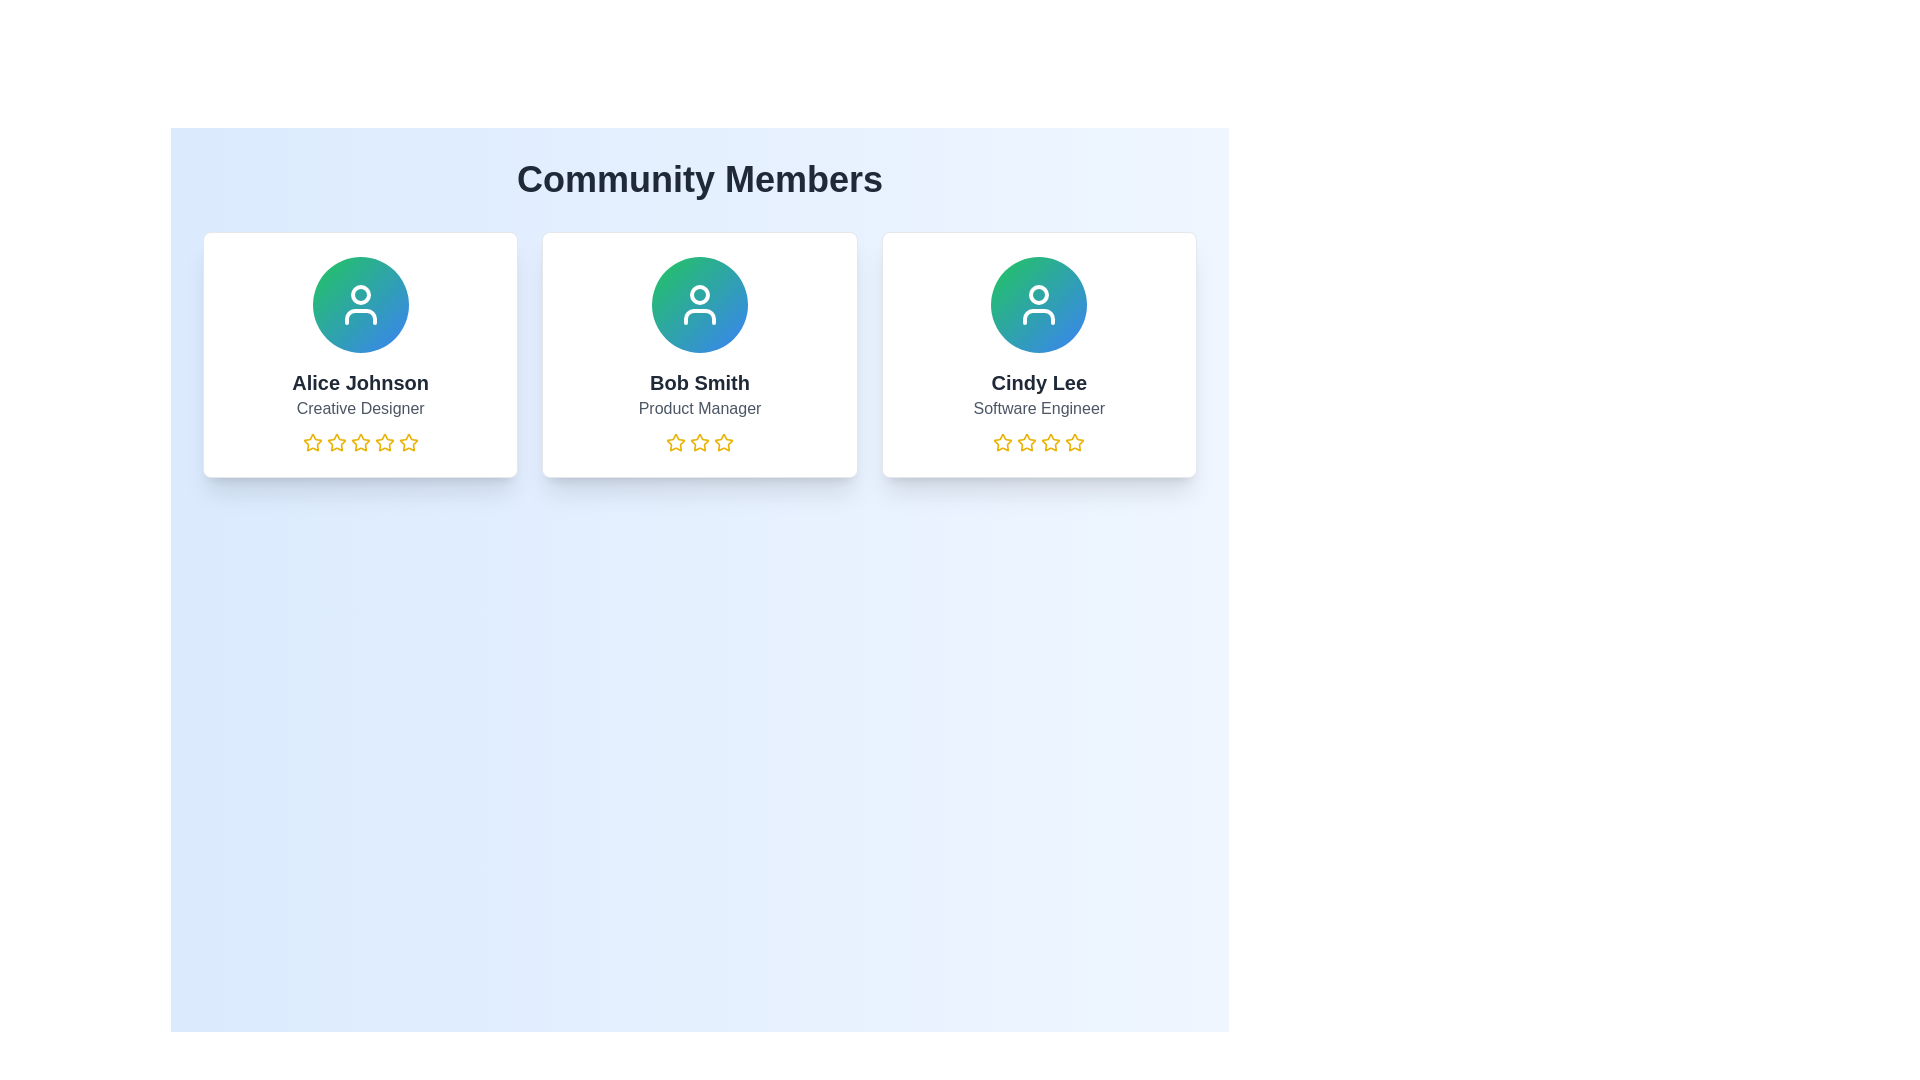 This screenshot has height=1080, width=1920. What do you see at coordinates (360, 441) in the screenshot?
I see `the first yellow star rating icon beneath the name 'Alice Johnson' in the 'Community Members' section to rate it` at bounding box center [360, 441].